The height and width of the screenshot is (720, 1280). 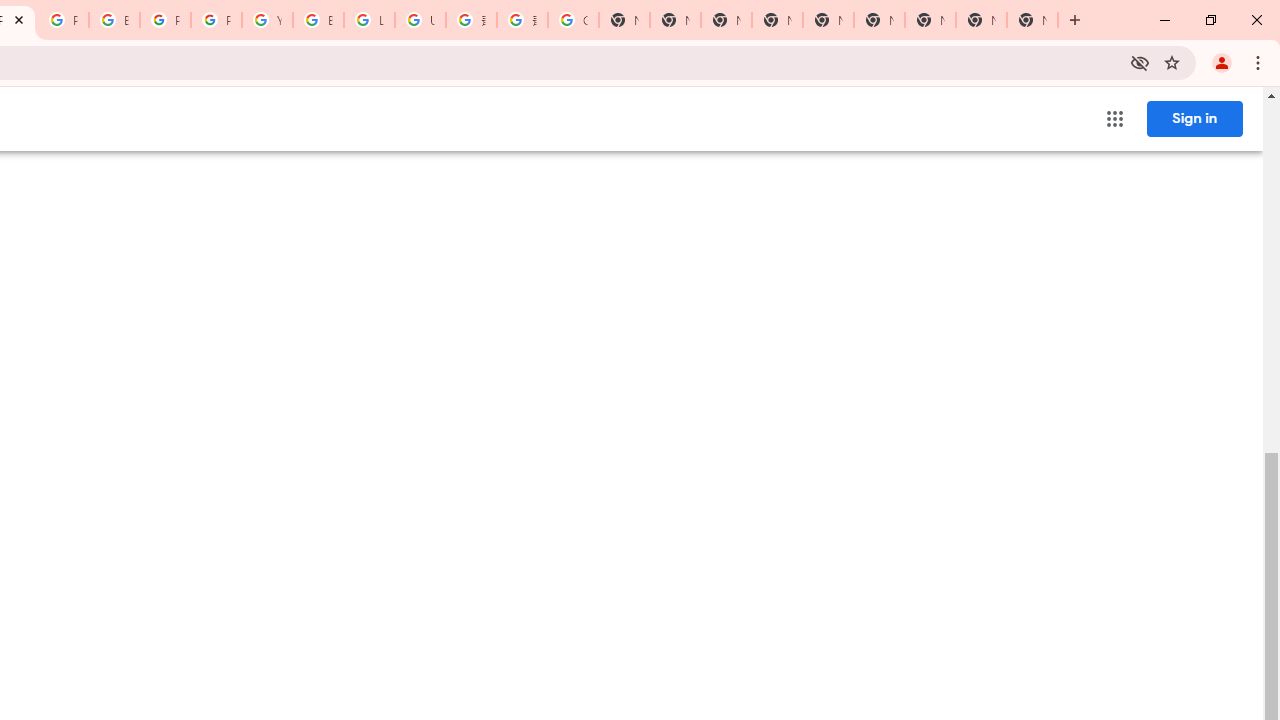 I want to click on 'Sign in', so click(x=1194, y=118).